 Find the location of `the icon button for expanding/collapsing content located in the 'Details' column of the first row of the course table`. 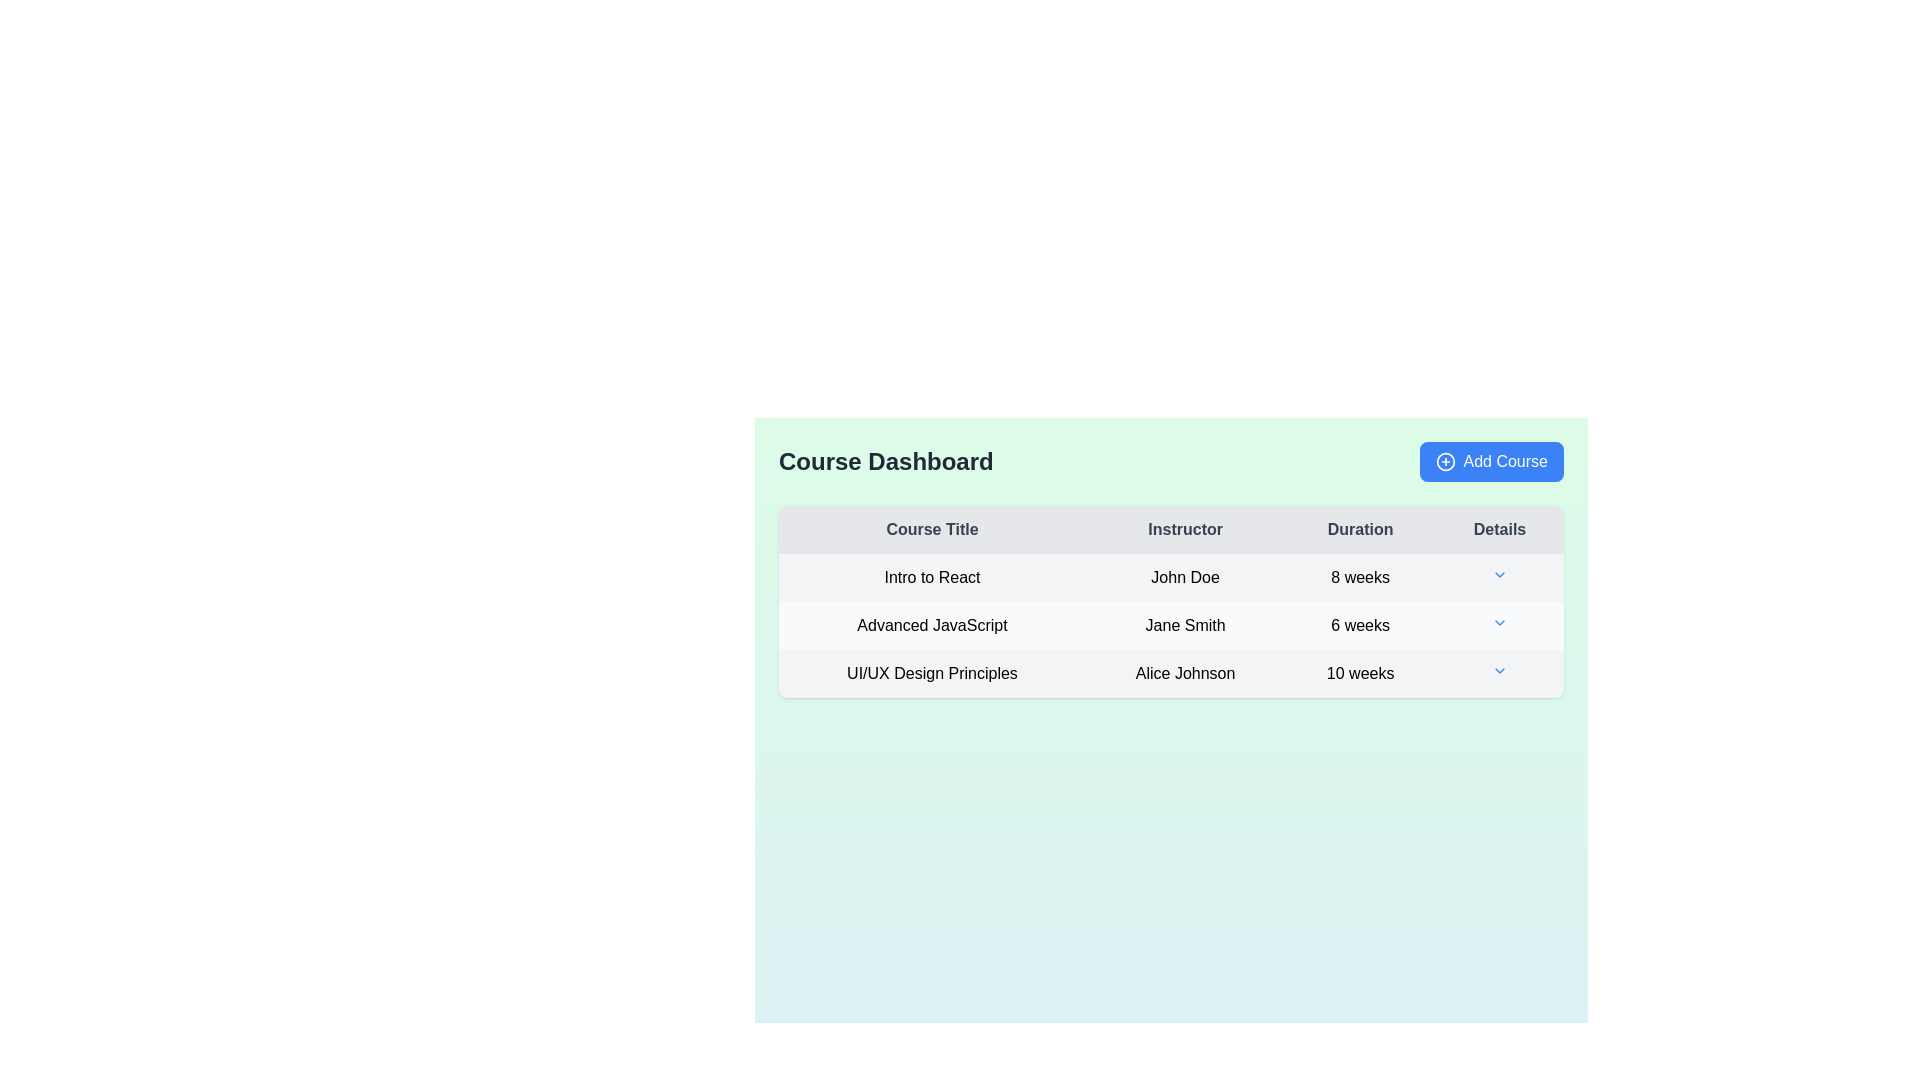

the icon button for expanding/collapsing content located in the 'Details' column of the first row of the course table is located at coordinates (1499, 578).